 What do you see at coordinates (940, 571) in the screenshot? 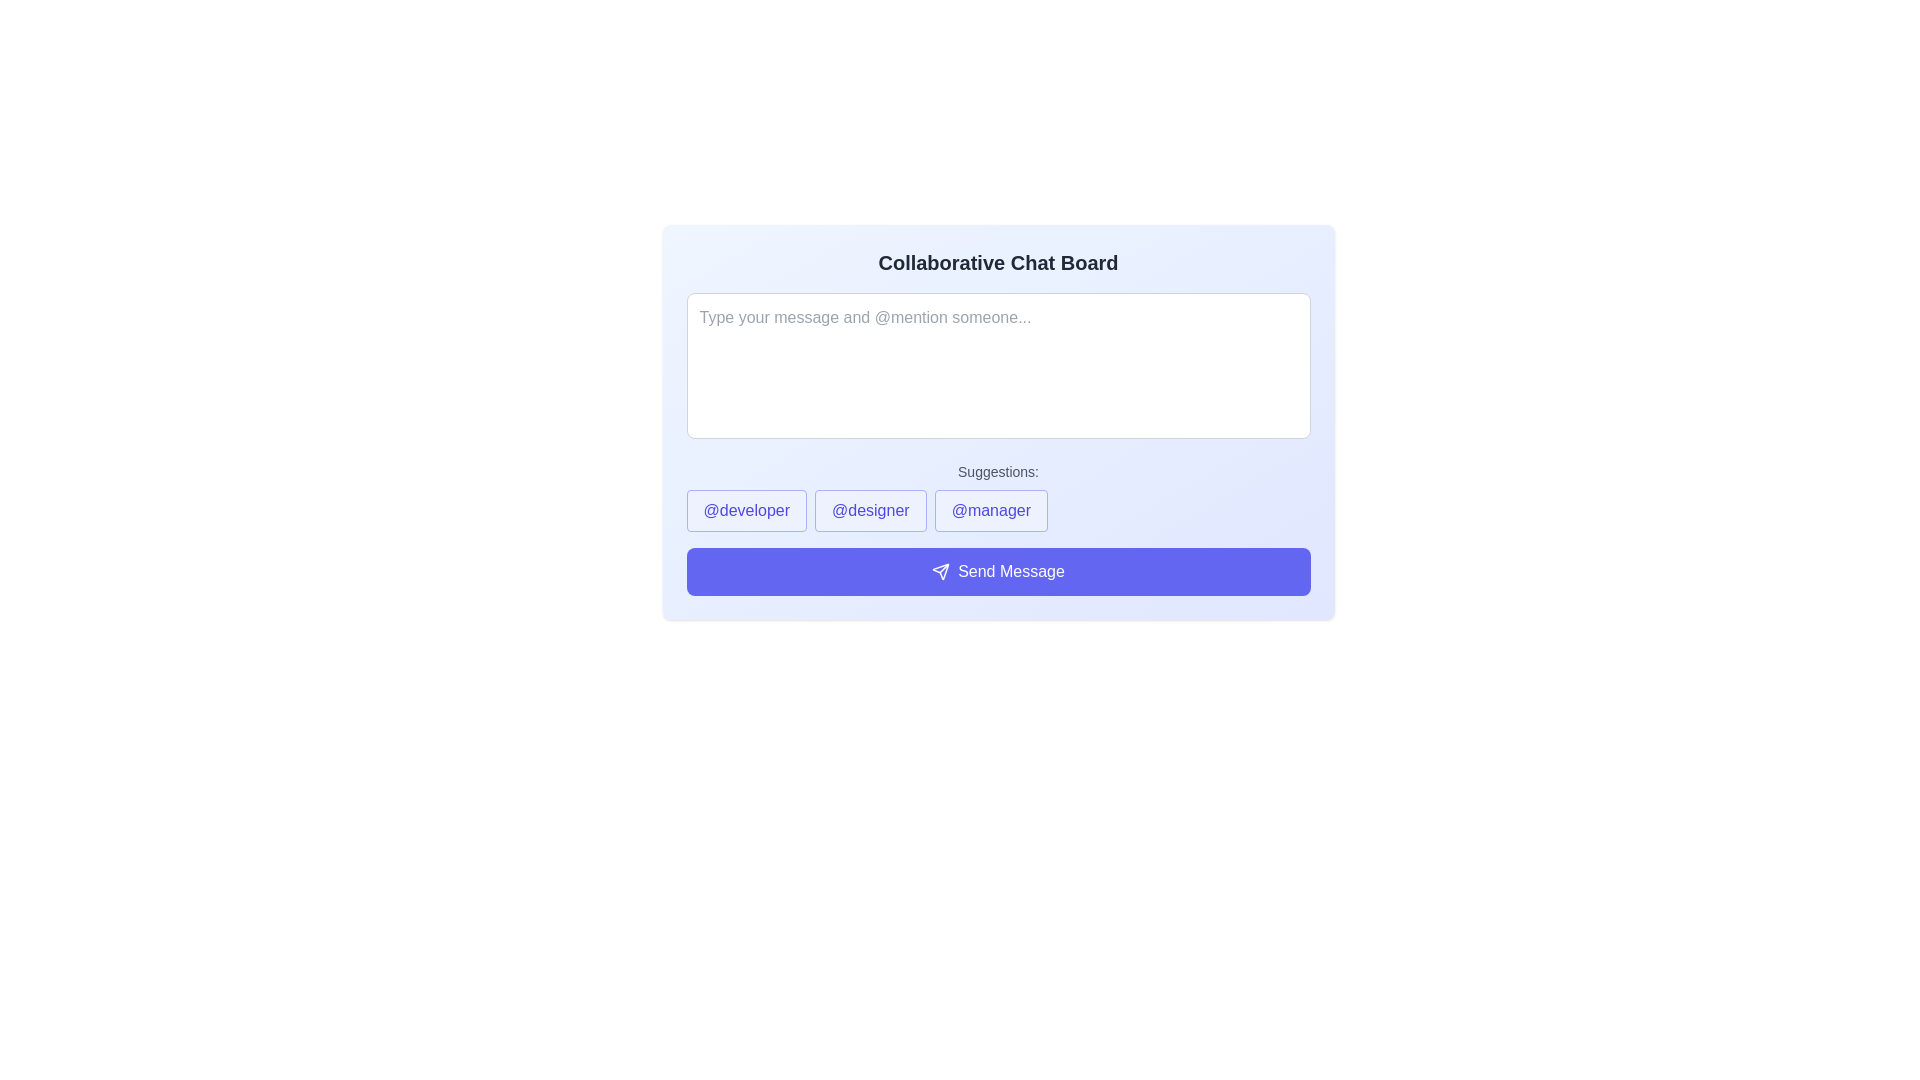
I see `the SVG icon that complements the 'Send Message' button, located to the left of its text label` at bounding box center [940, 571].